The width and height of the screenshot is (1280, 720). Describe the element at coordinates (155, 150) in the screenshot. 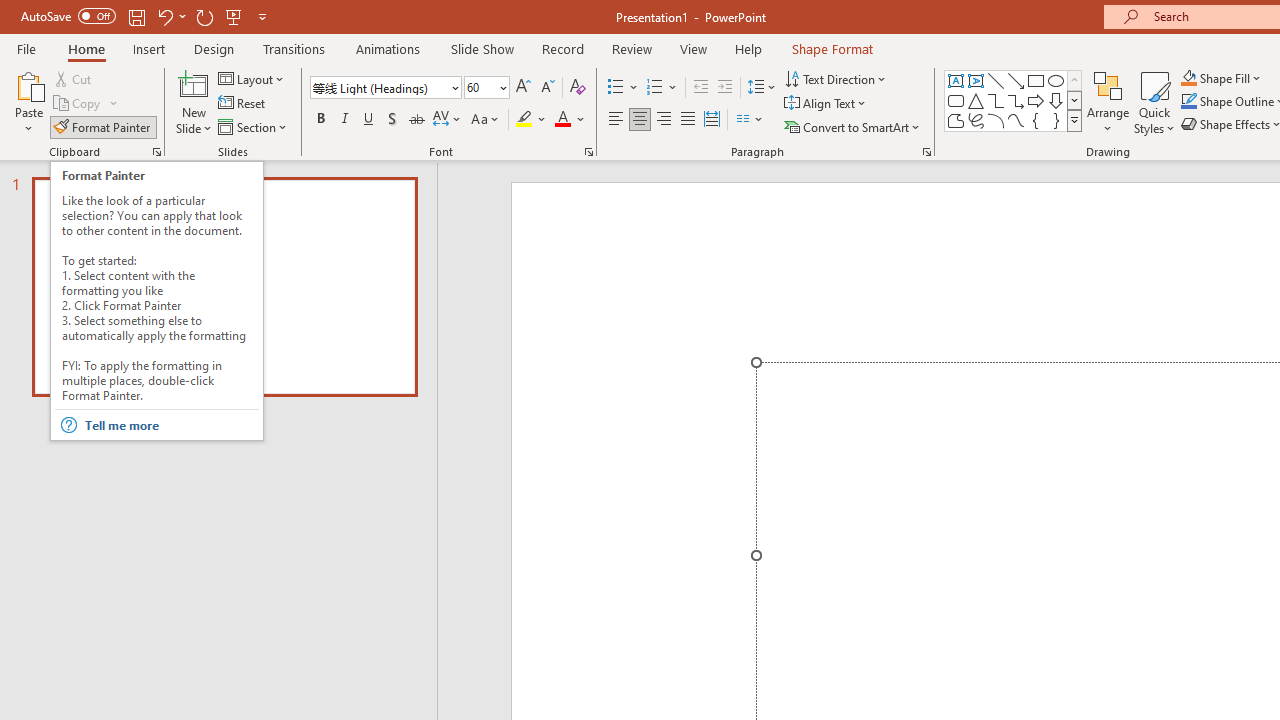

I see `'Office Clipboard...'` at that location.